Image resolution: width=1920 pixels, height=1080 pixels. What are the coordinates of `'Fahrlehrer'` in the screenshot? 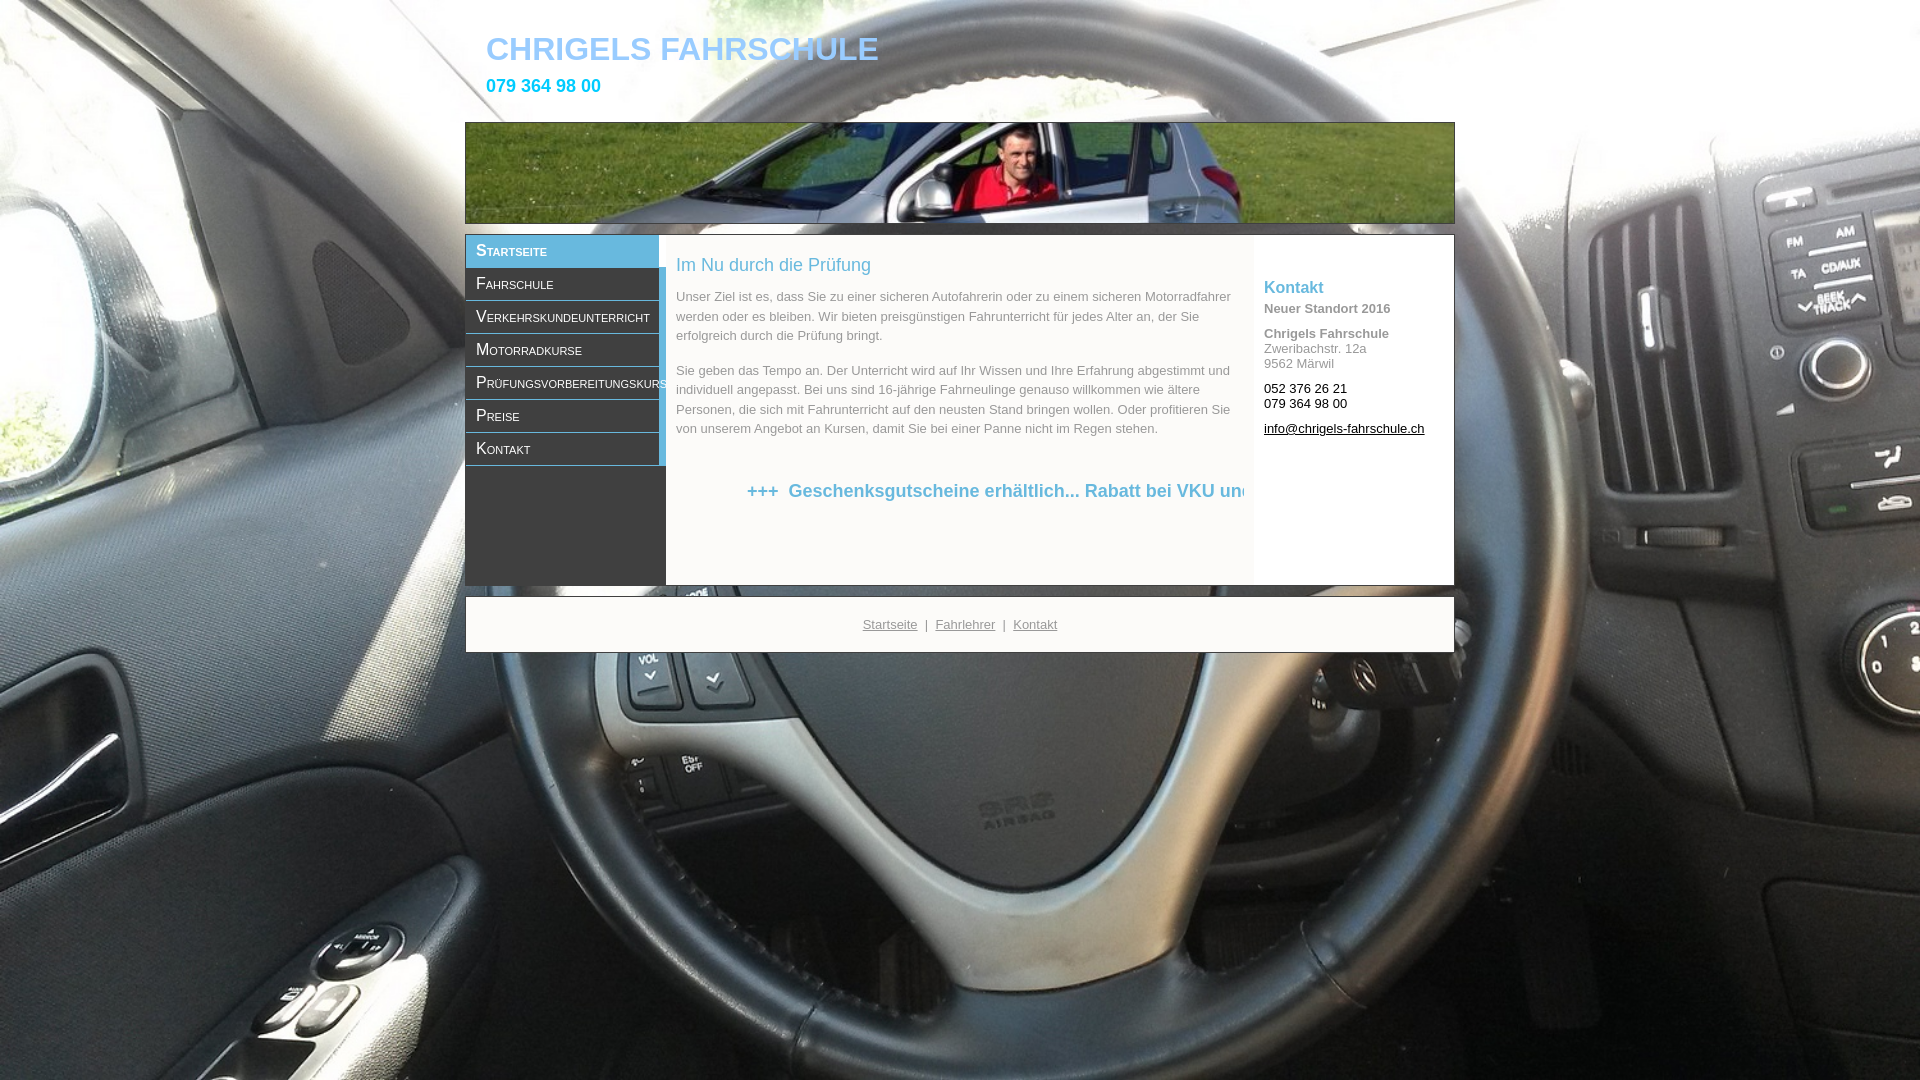 It's located at (964, 622).